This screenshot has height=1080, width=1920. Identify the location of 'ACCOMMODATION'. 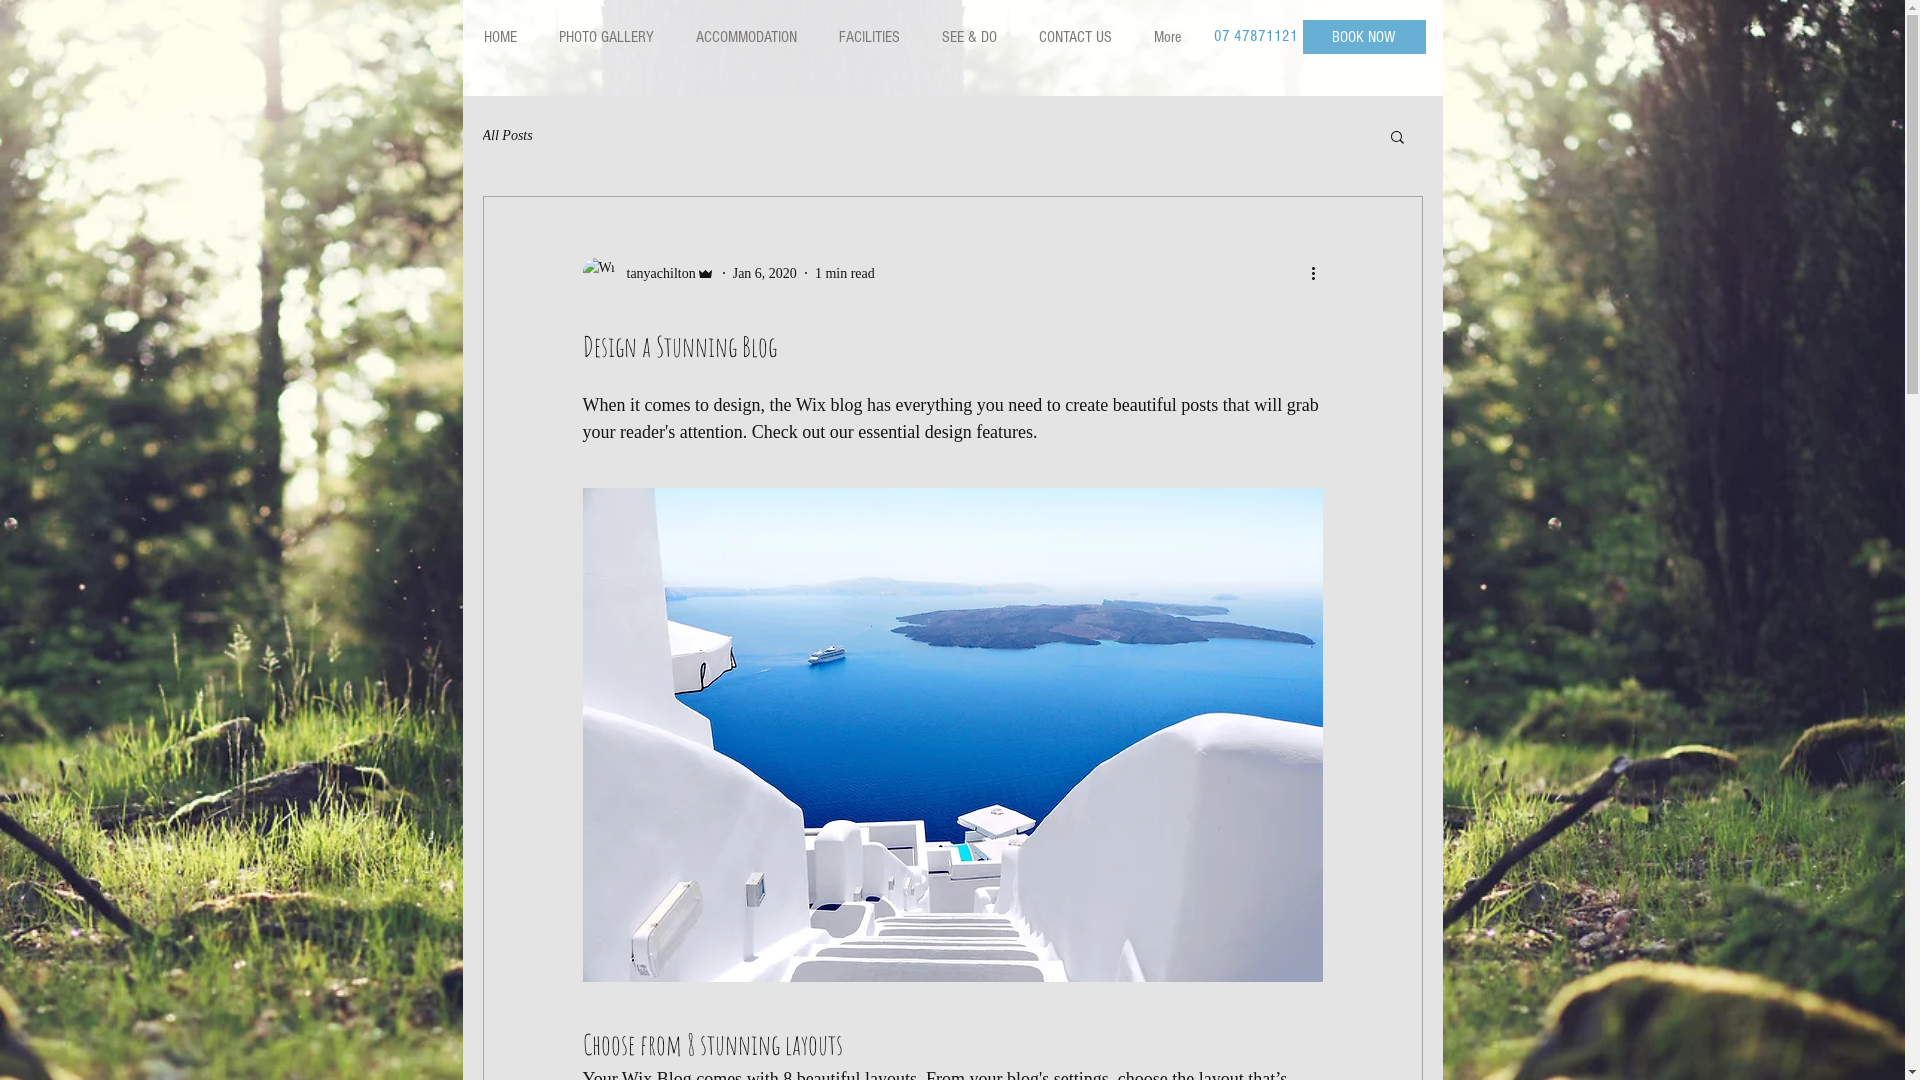
(744, 37).